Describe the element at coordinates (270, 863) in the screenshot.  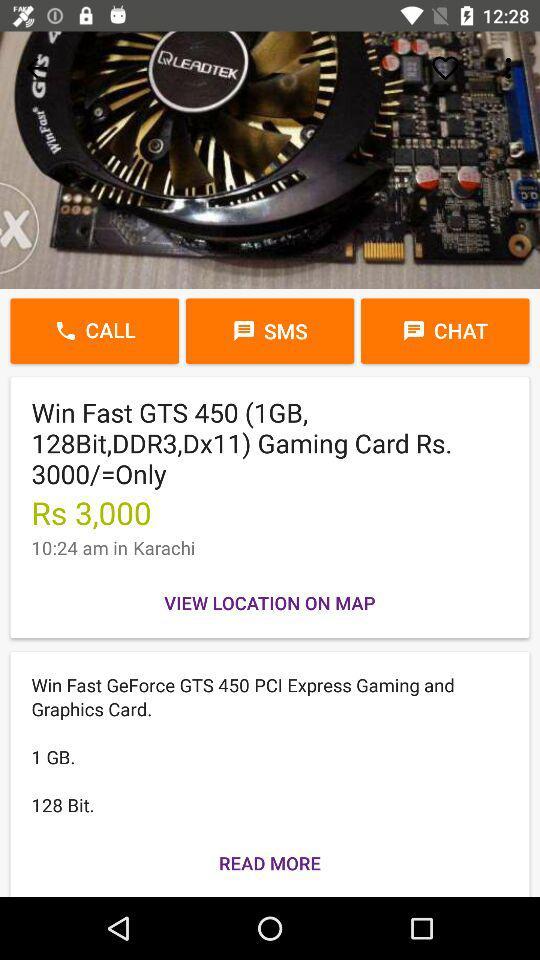
I see `the option read more` at that location.